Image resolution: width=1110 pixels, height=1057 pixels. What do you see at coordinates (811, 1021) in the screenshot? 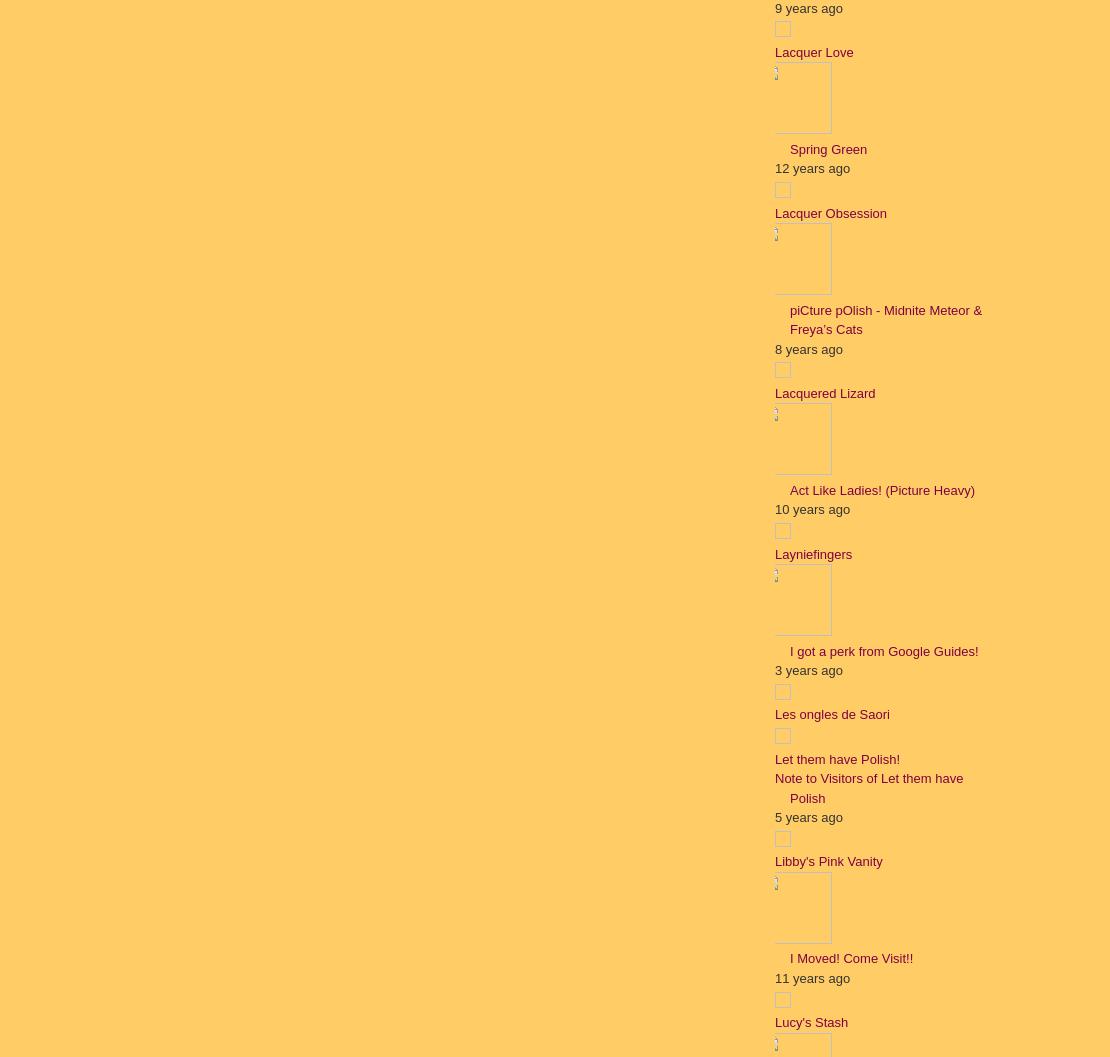
I see `'Lucy's Stash'` at bounding box center [811, 1021].